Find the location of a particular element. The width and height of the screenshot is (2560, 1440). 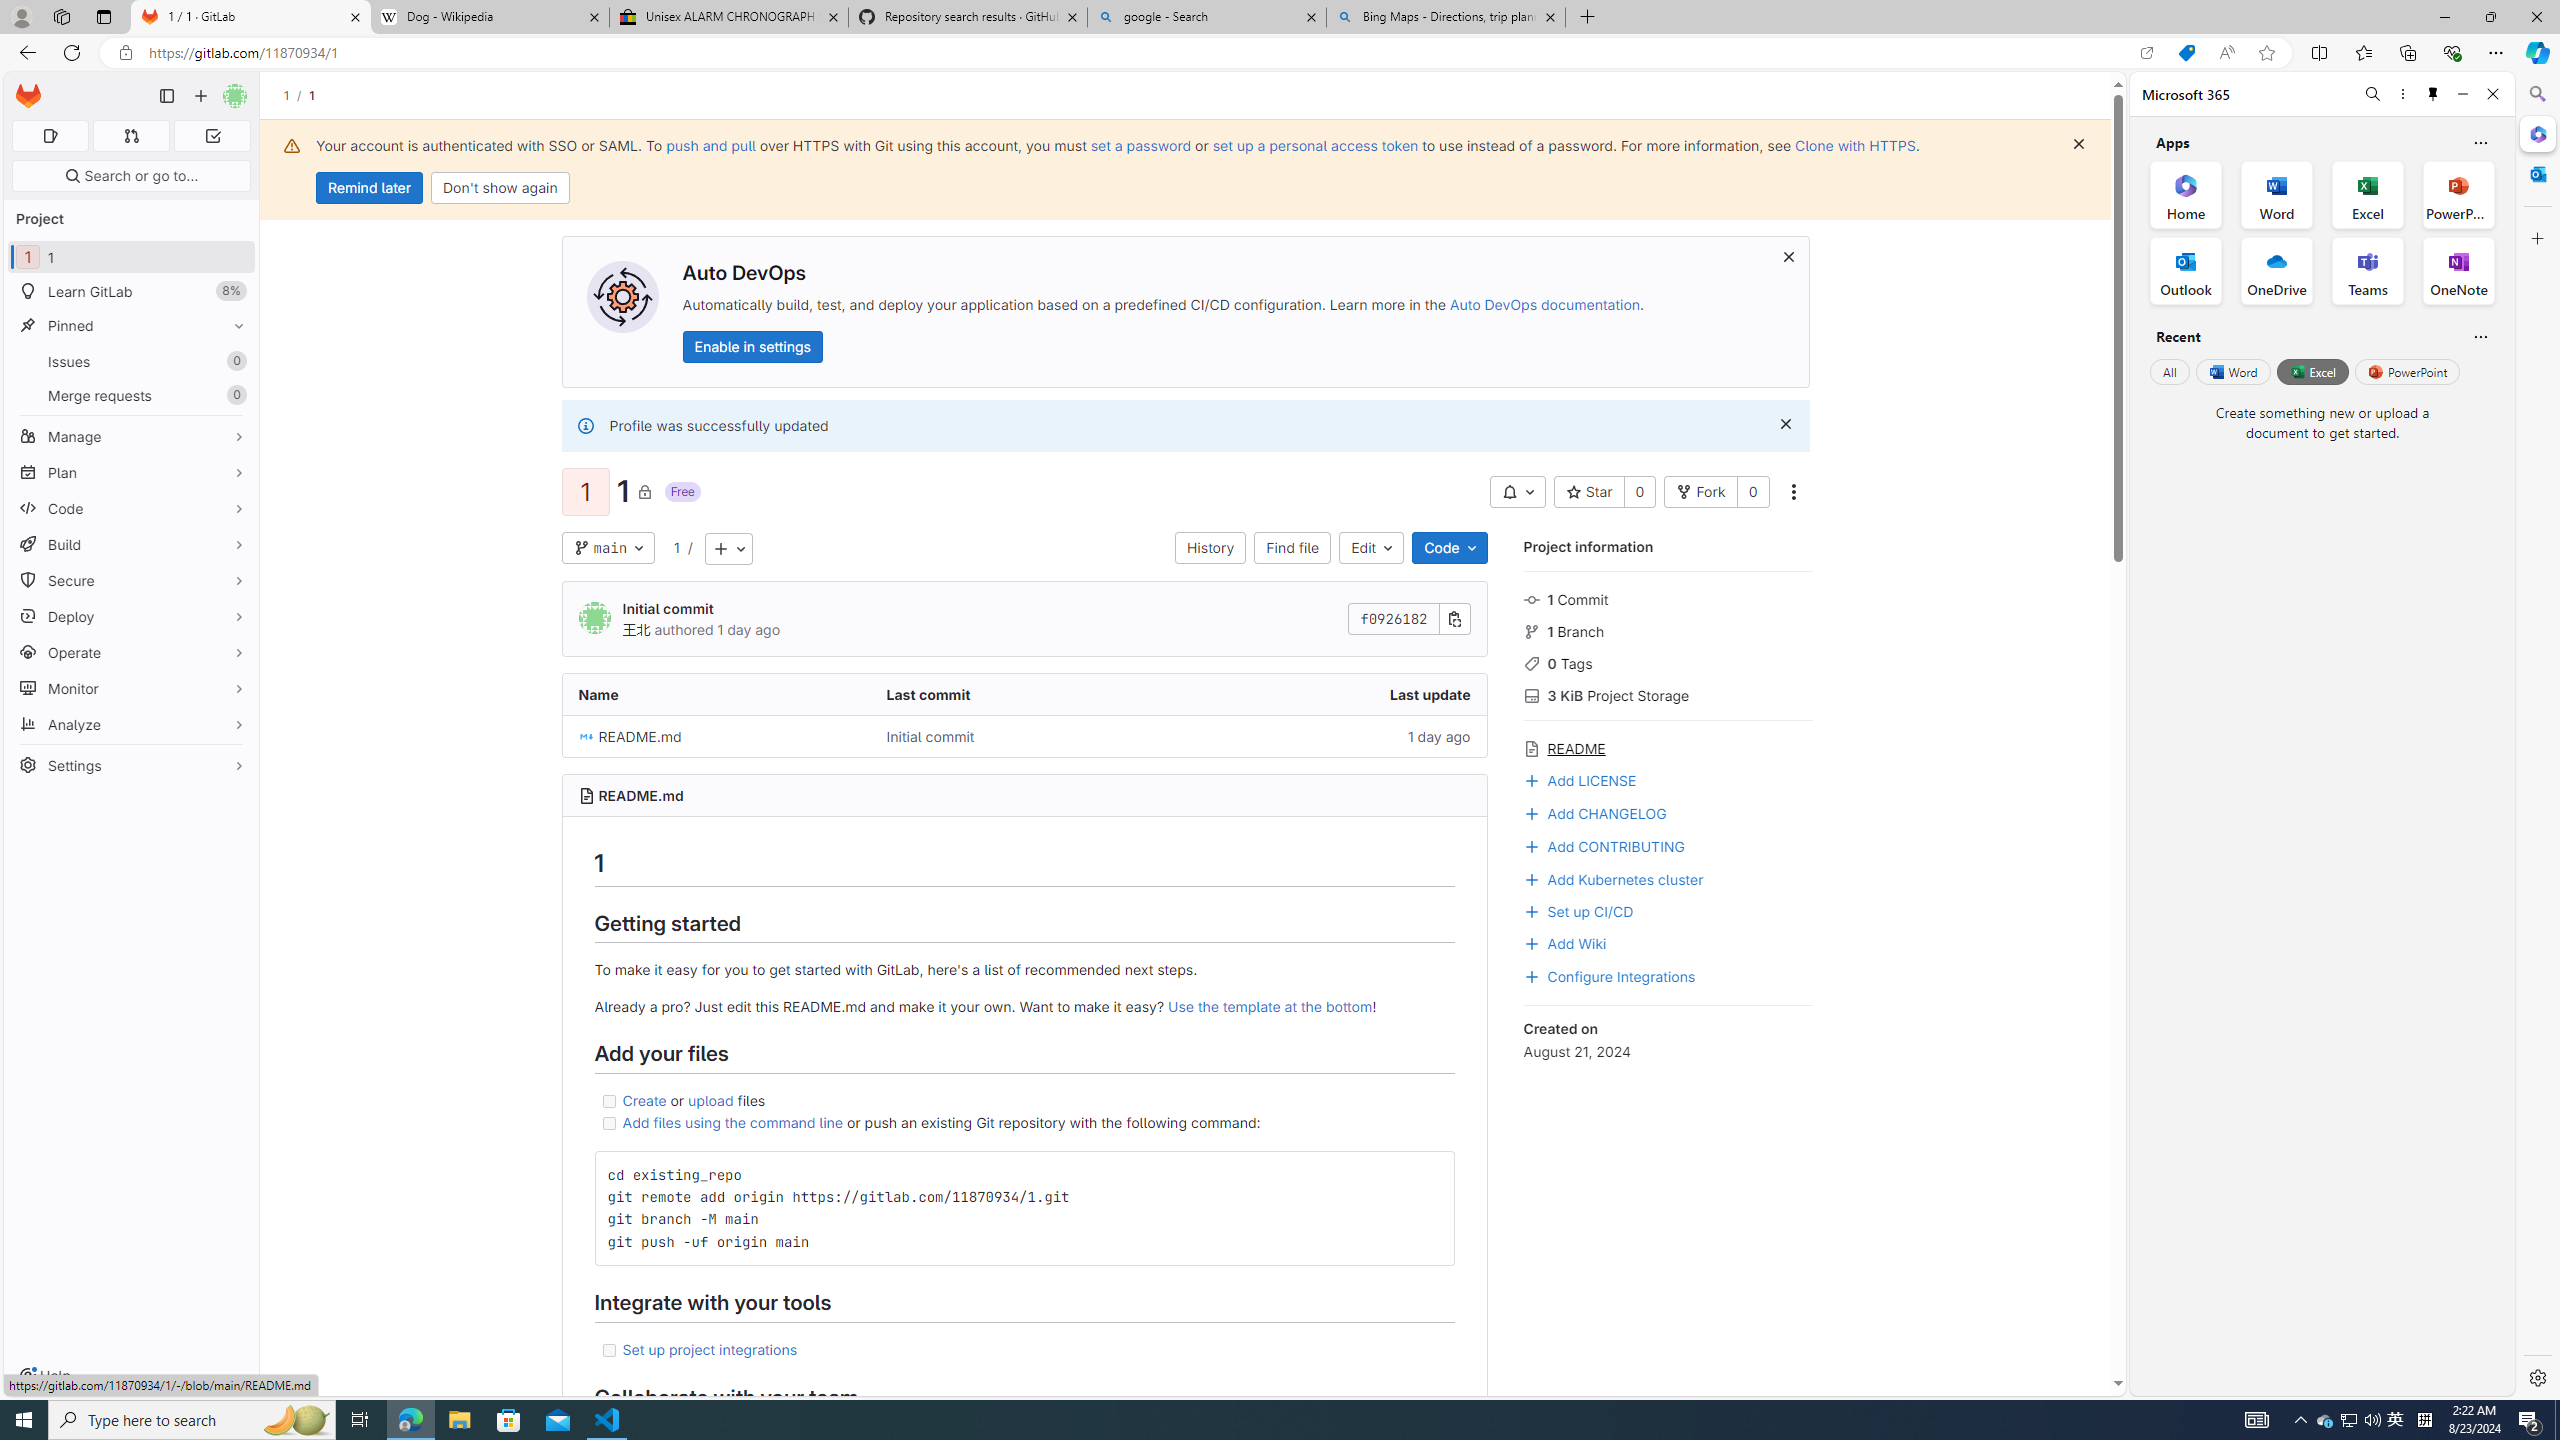

'Operate' is located at coordinates (130, 652).